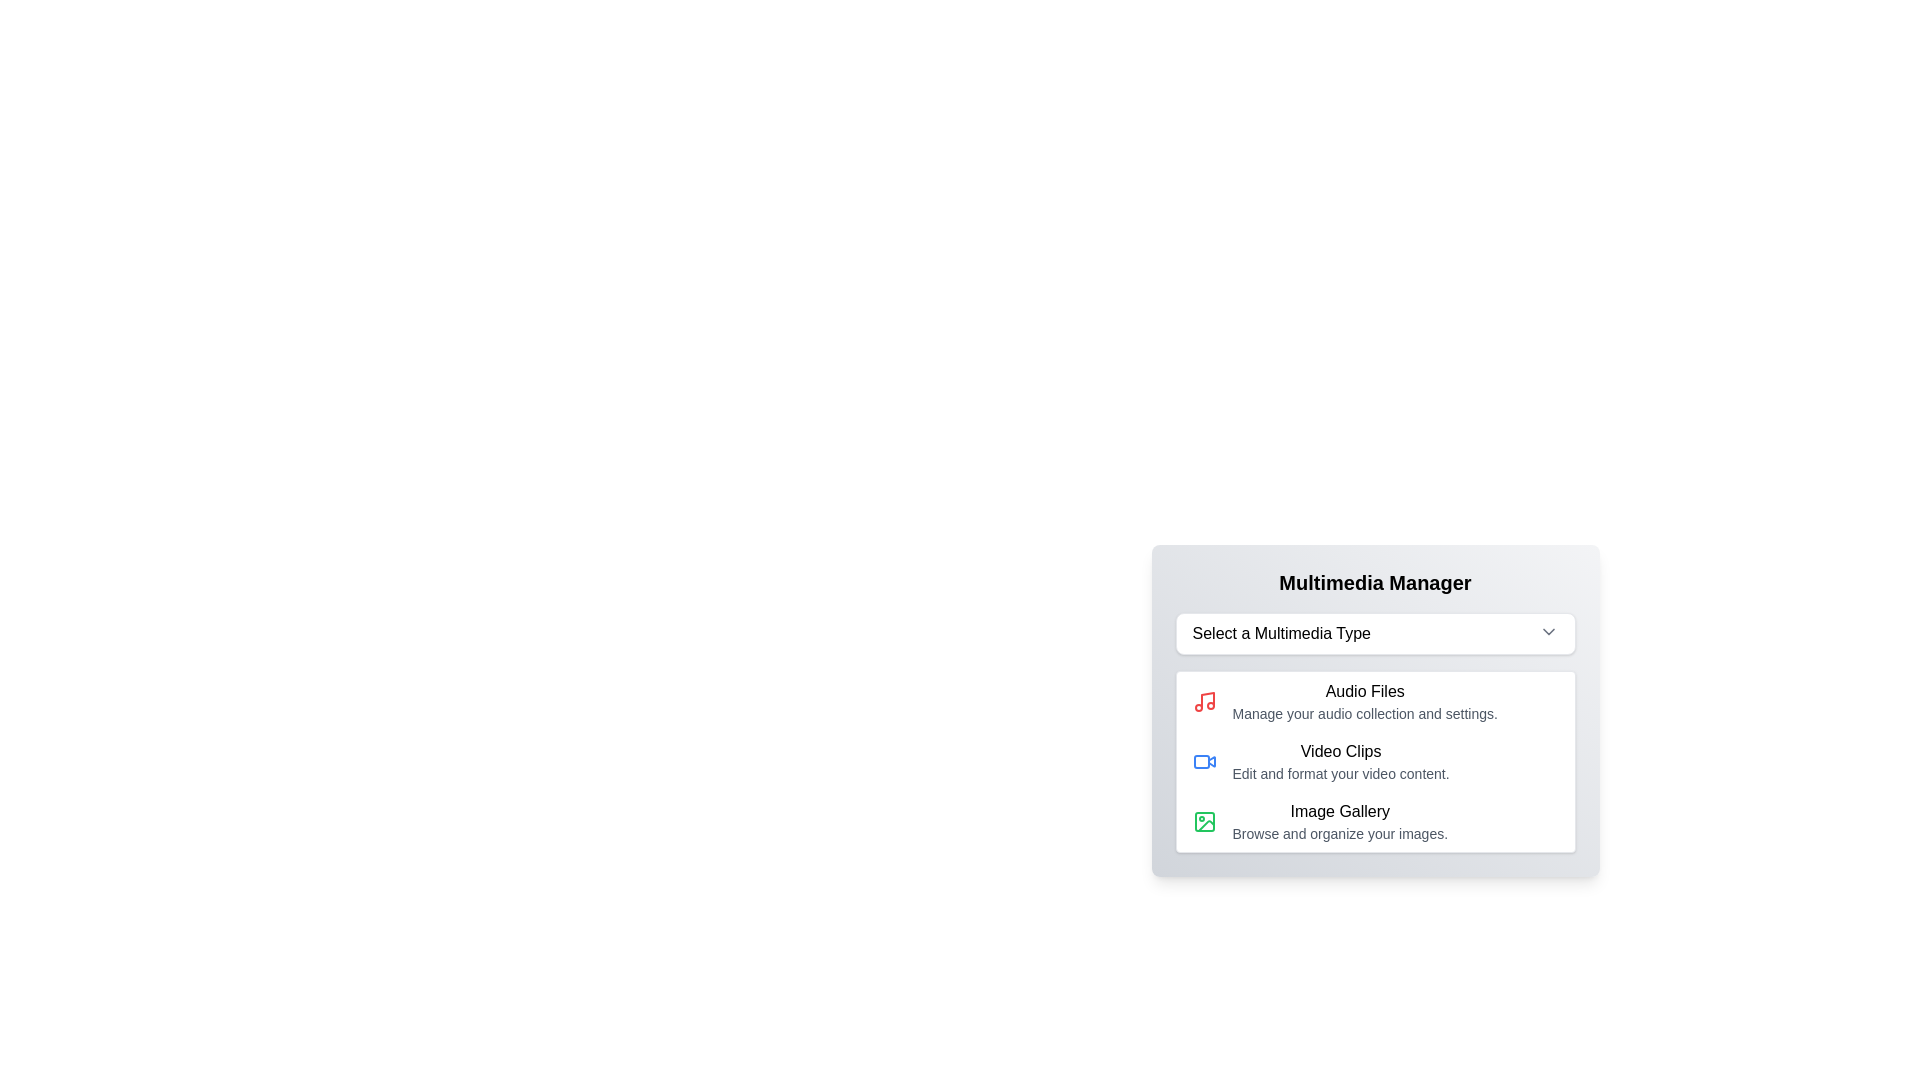  Describe the element at coordinates (1374, 766) in the screenshot. I see `the multimedia management module located in the lower-right side of the viewport` at that location.